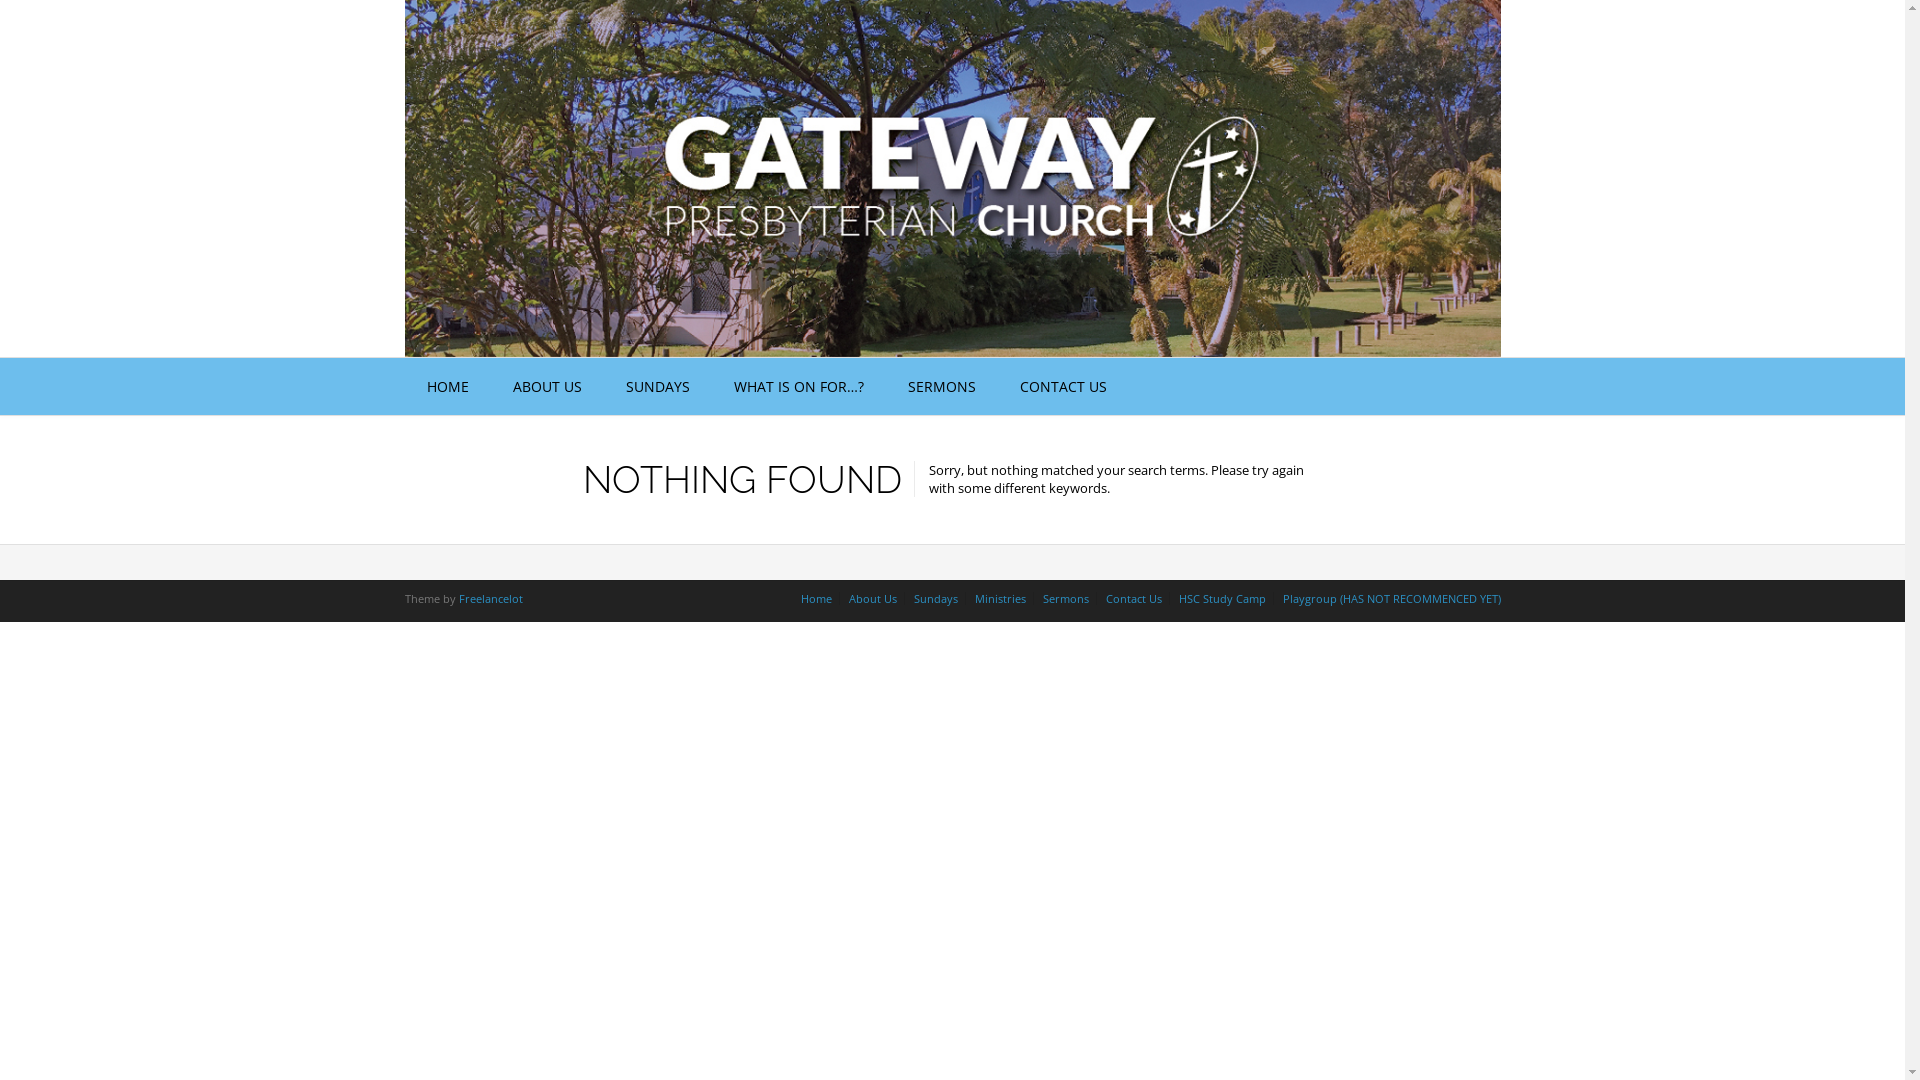 The width and height of the screenshot is (1920, 1080). What do you see at coordinates (1221, 597) in the screenshot?
I see `'HSC Study Camp'` at bounding box center [1221, 597].